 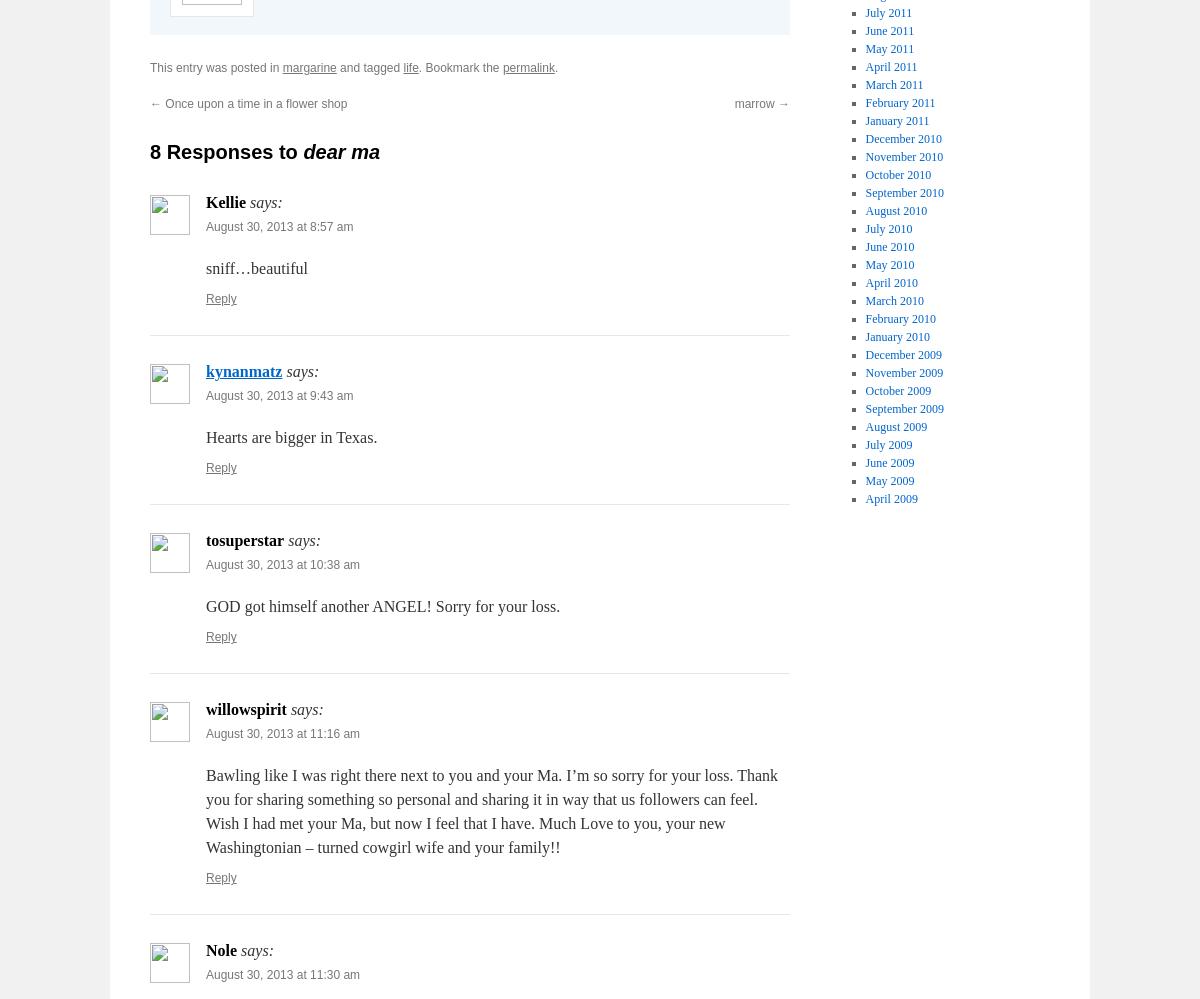 I want to click on 'and tagged', so click(x=369, y=67).